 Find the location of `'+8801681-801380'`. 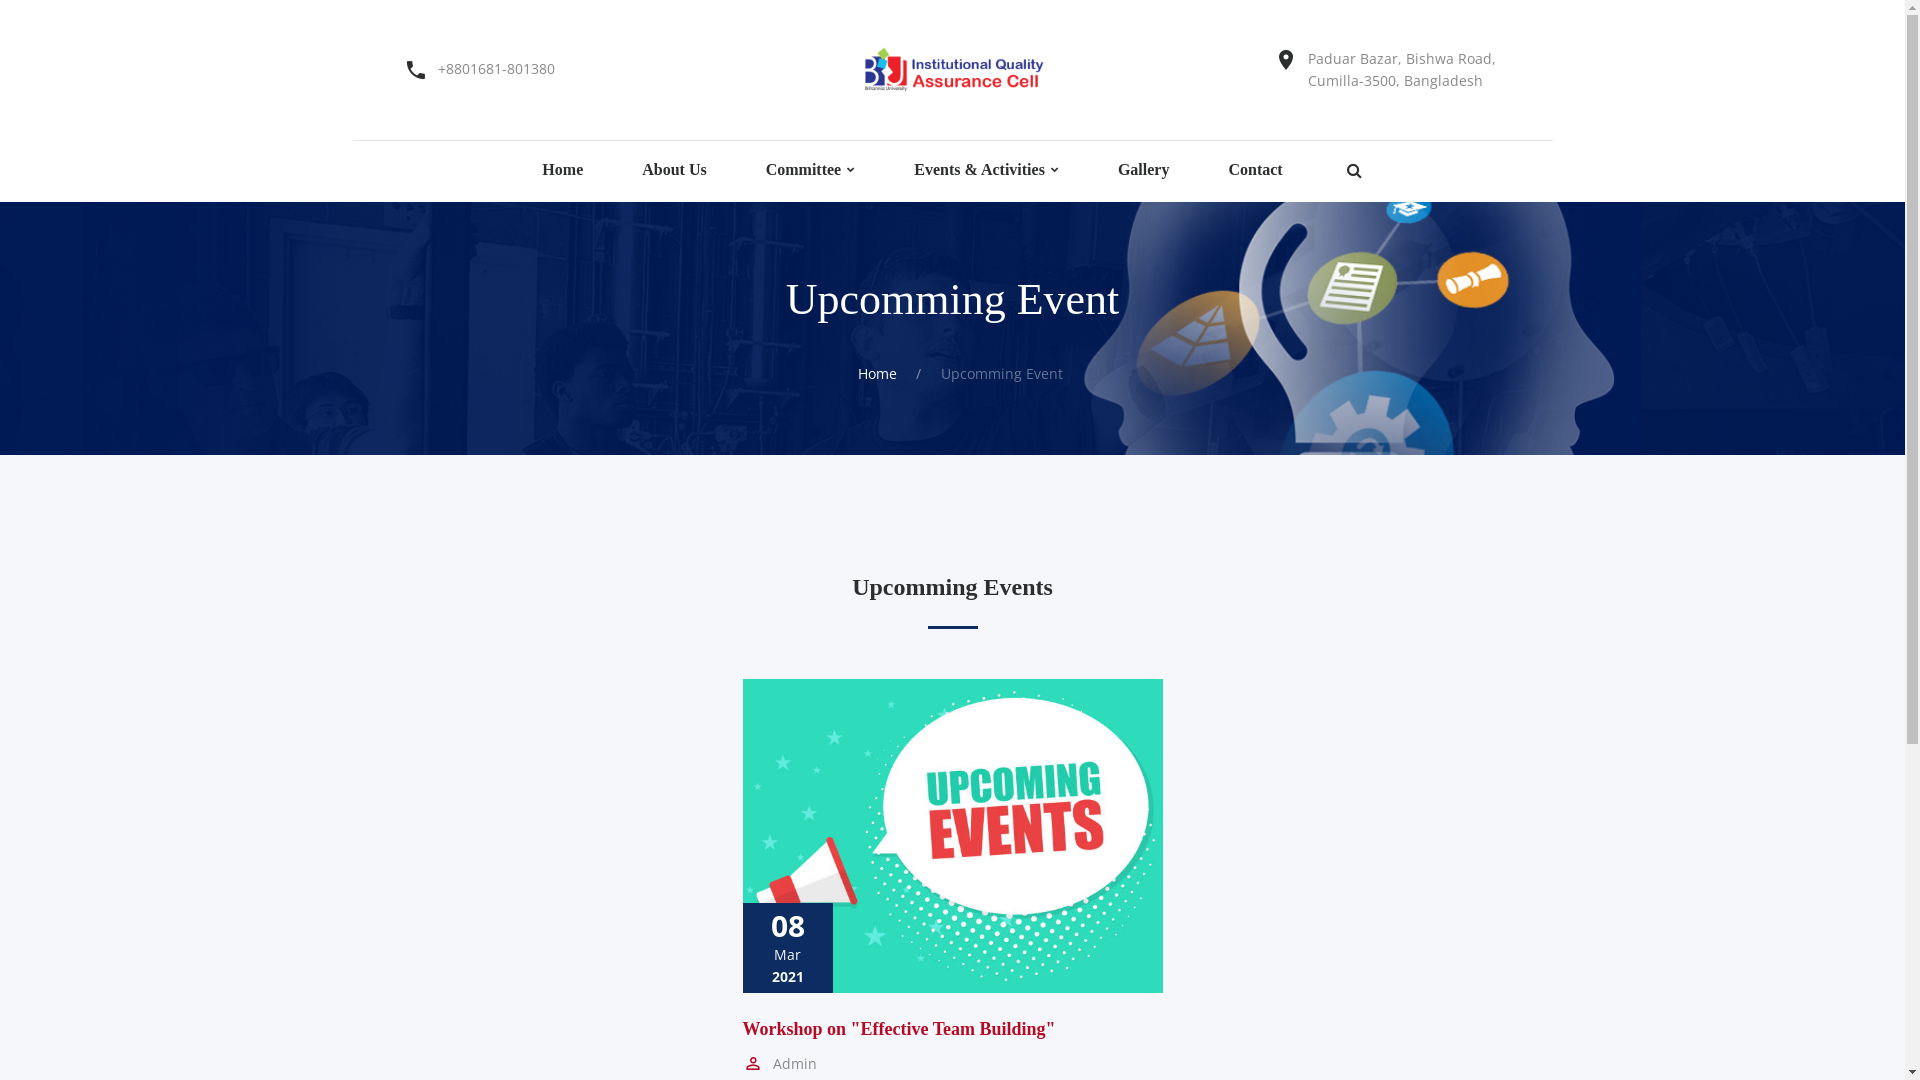

'+8801681-801380' is located at coordinates (436, 68).